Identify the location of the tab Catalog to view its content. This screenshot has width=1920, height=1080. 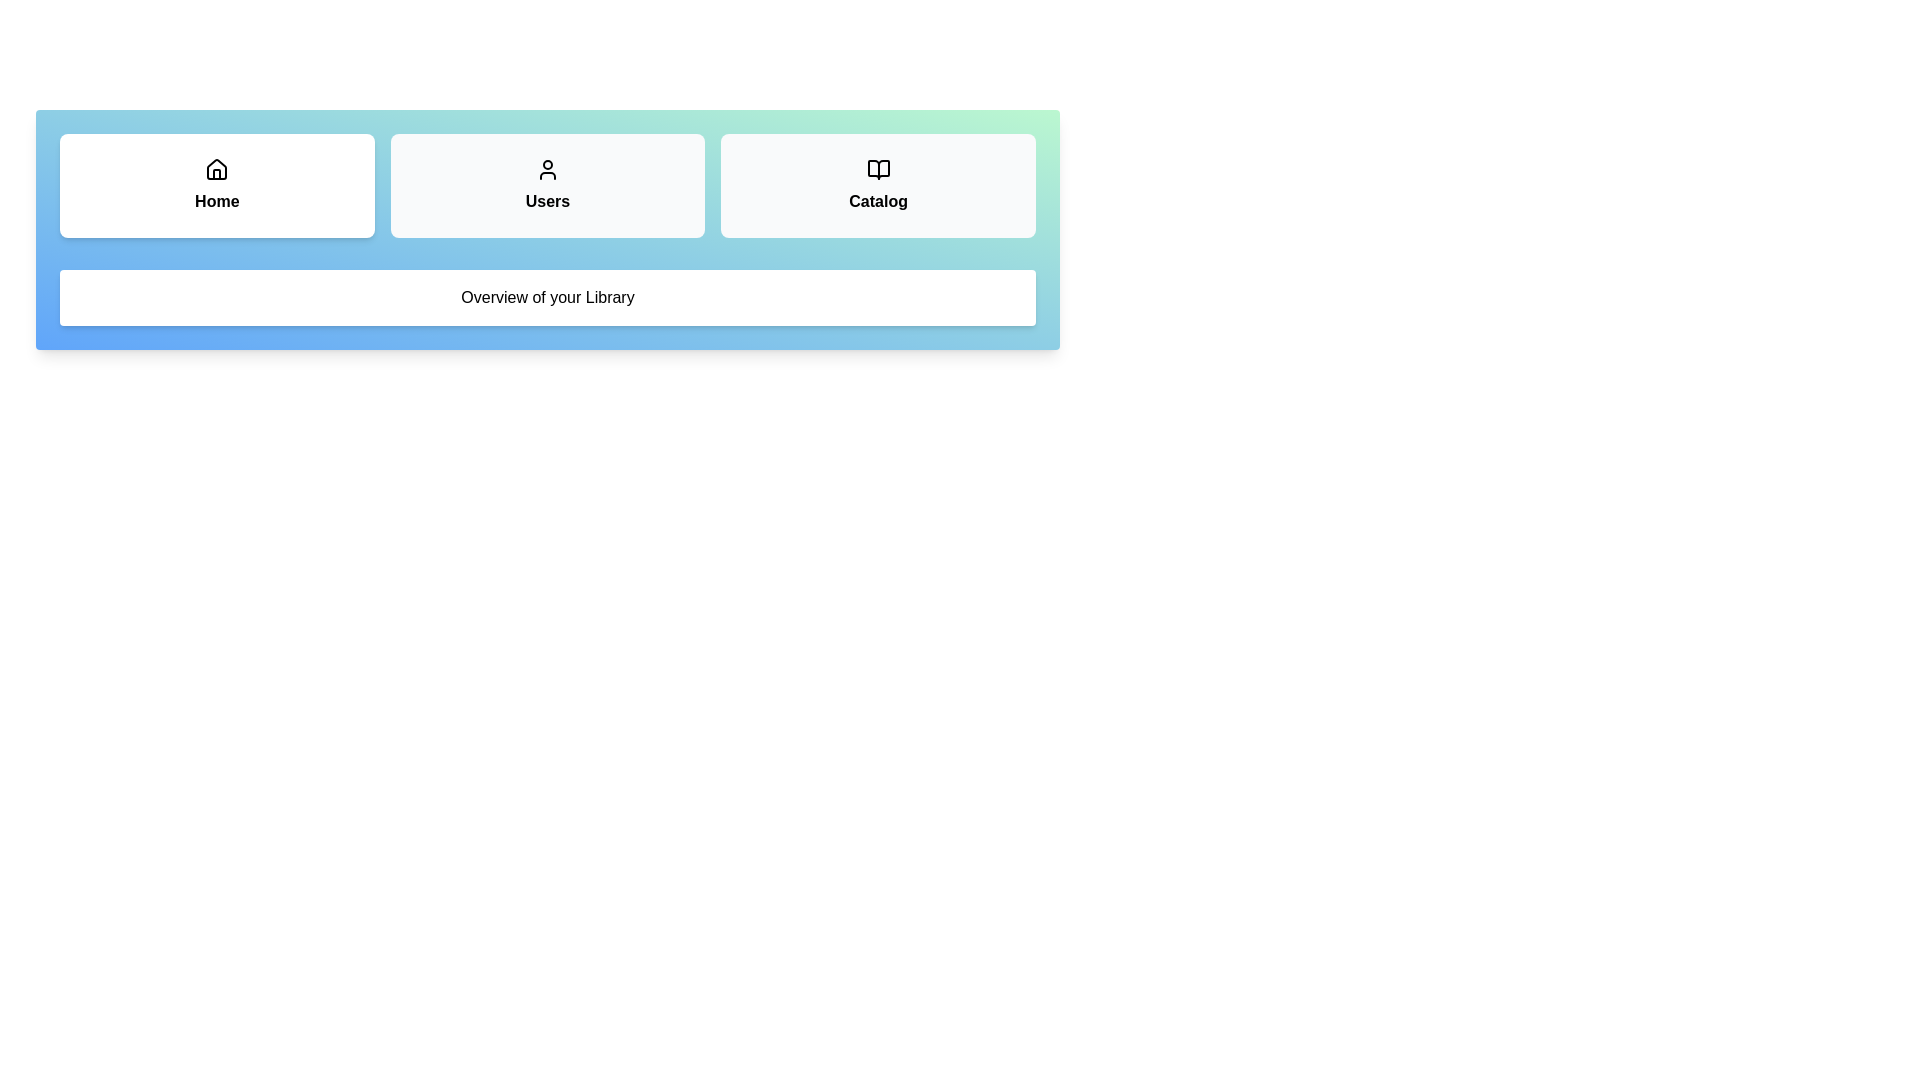
(878, 185).